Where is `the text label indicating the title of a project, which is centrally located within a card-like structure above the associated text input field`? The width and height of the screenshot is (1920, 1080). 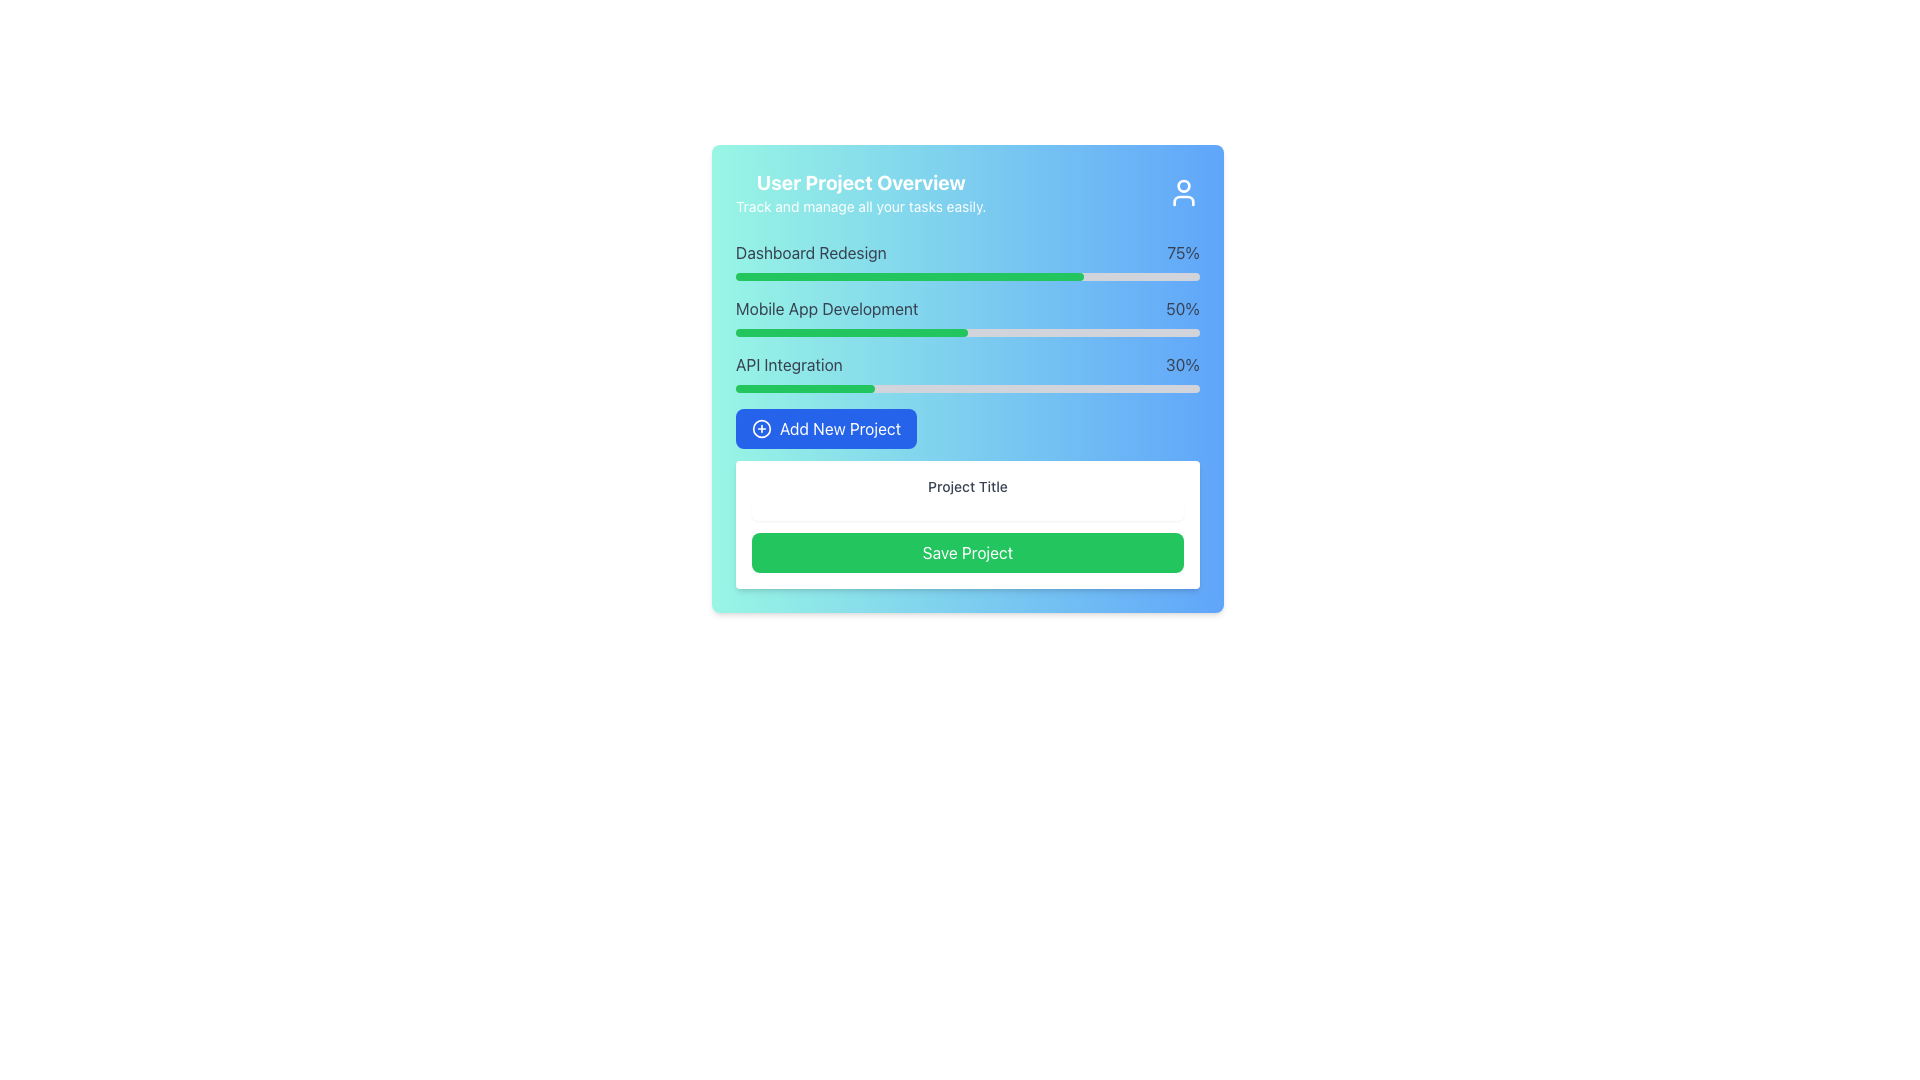 the text label indicating the title of a project, which is centrally located within a card-like structure above the associated text input field is located at coordinates (968, 486).